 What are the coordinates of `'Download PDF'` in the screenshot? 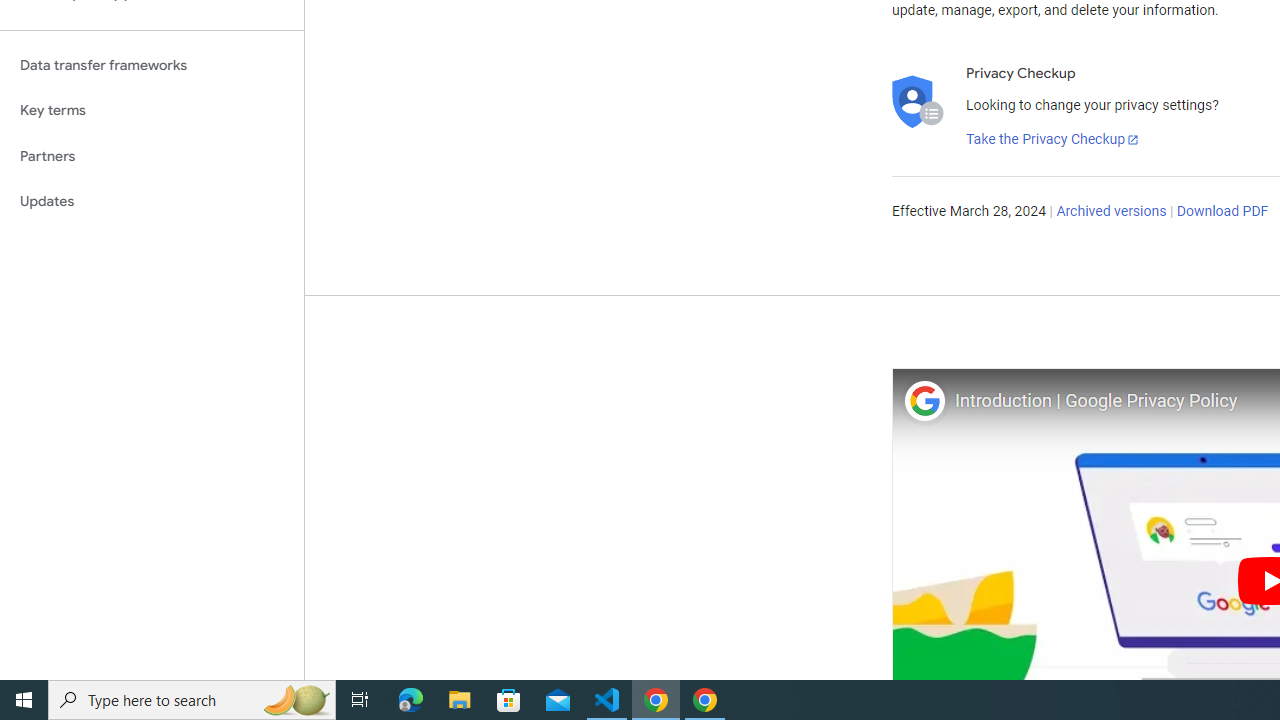 It's located at (1221, 212).